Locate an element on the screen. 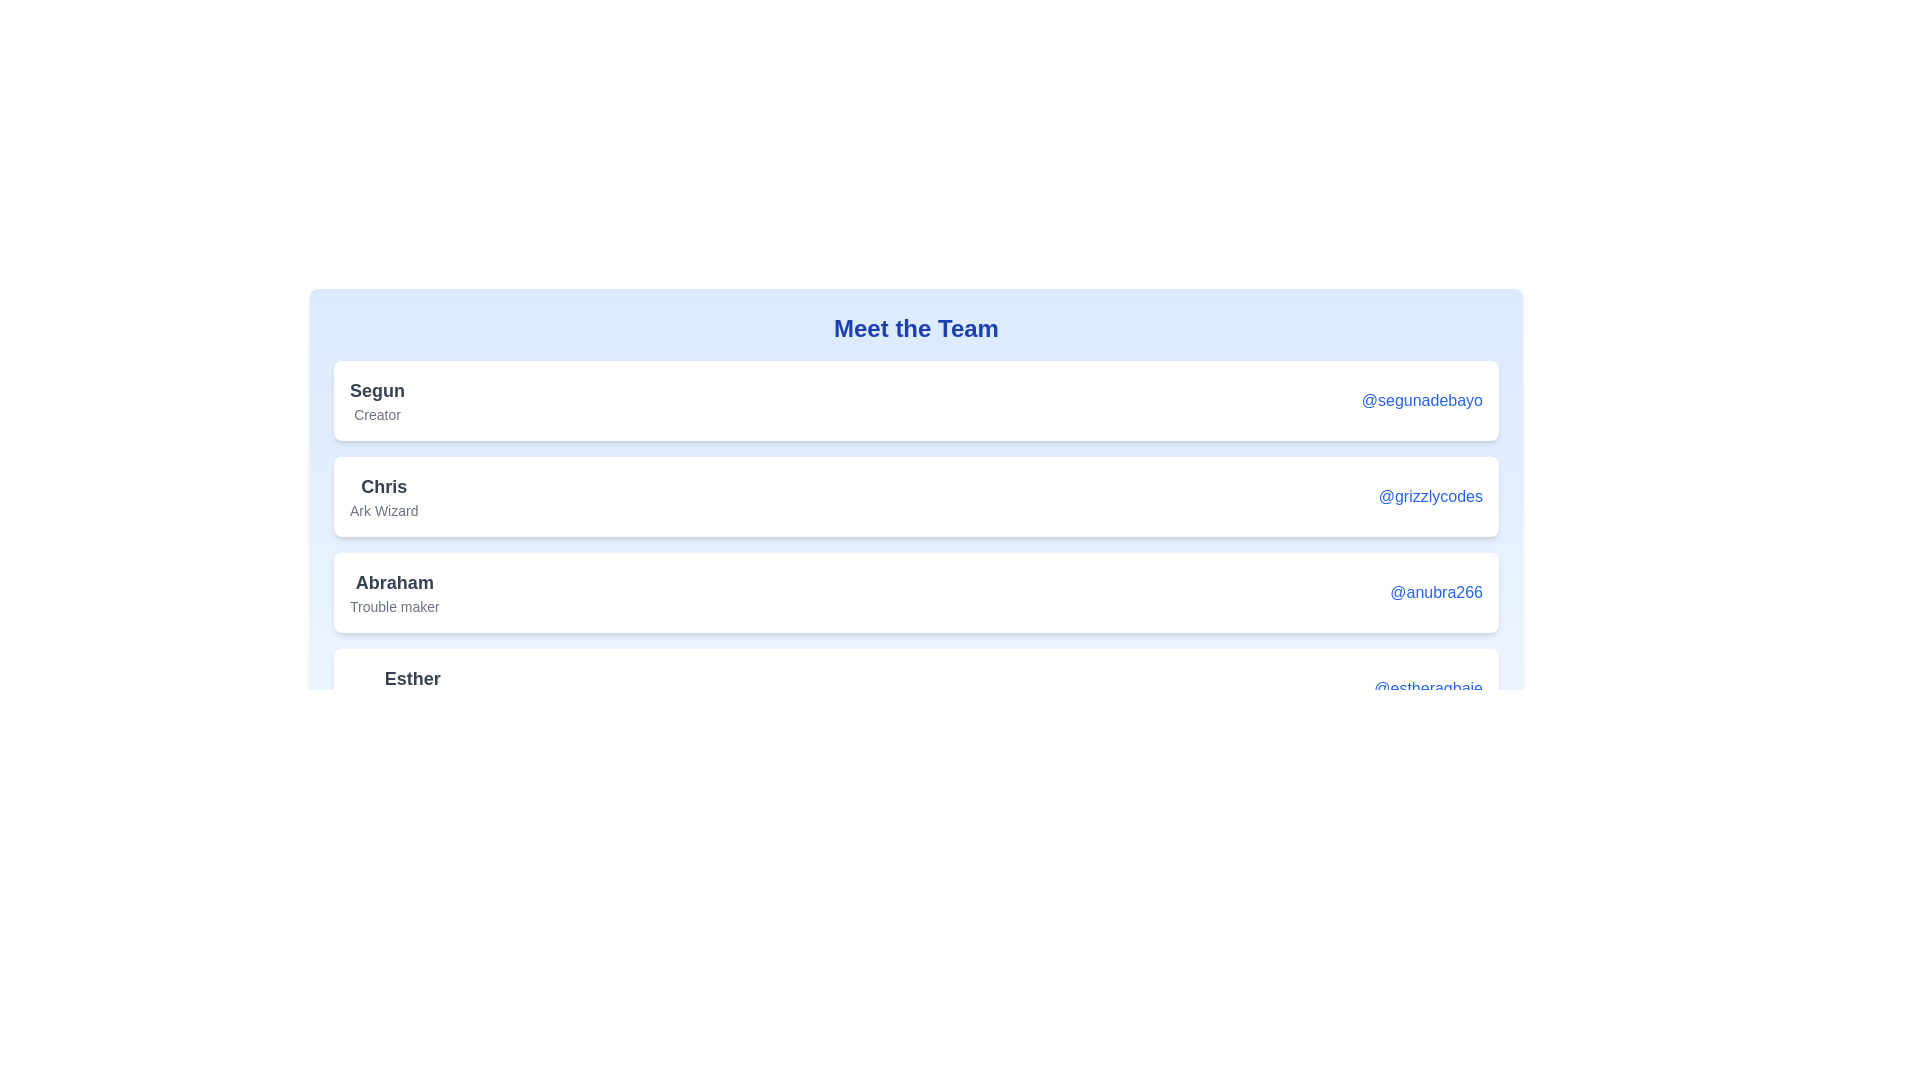  the Text Label that displays the name of a person, which is the first line of text within the profile card positioned third from the top is located at coordinates (394, 582).